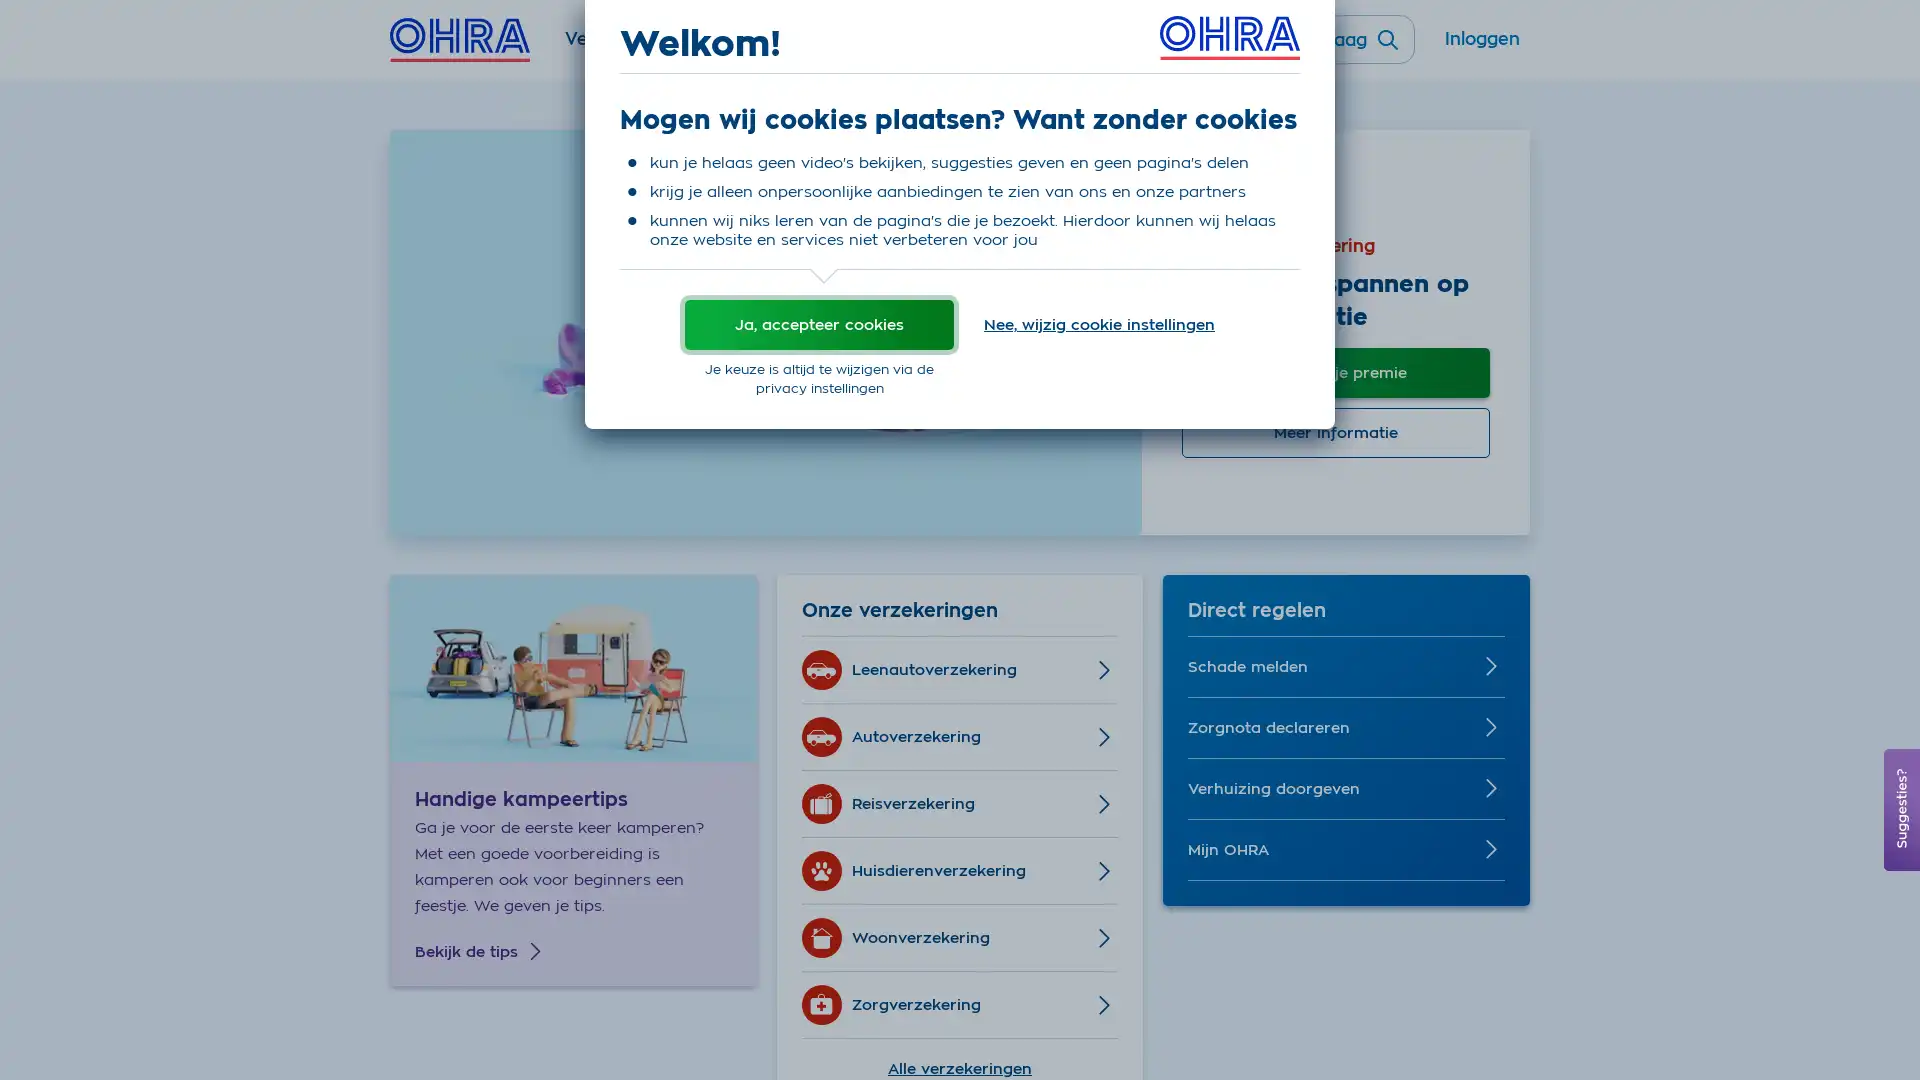 Image resolution: width=1920 pixels, height=1080 pixels. Describe the element at coordinates (819, 323) in the screenshot. I see `Ja, accepteer cookies` at that location.